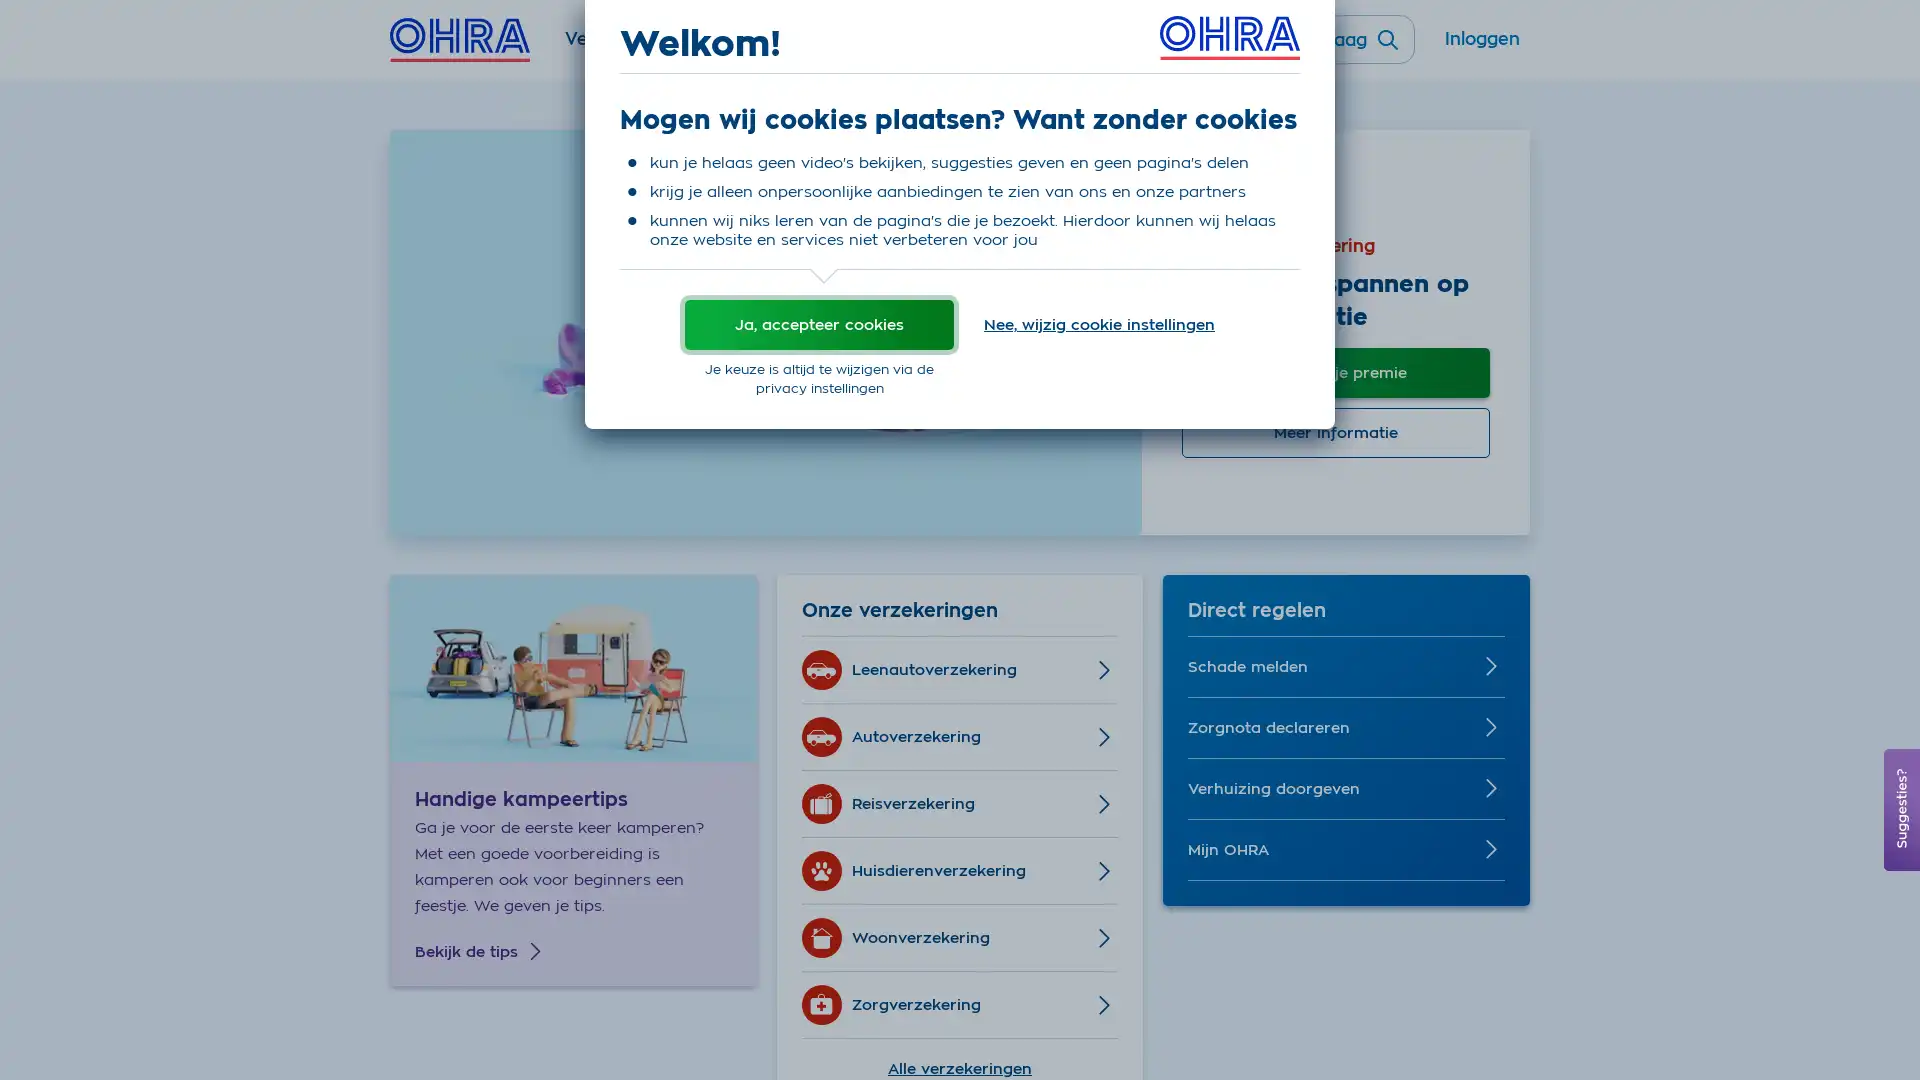 Image resolution: width=1920 pixels, height=1080 pixels. Describe the element at coordinates (819, 323) in the screenshot. I see `Ja, accepteer cookies` at that location.